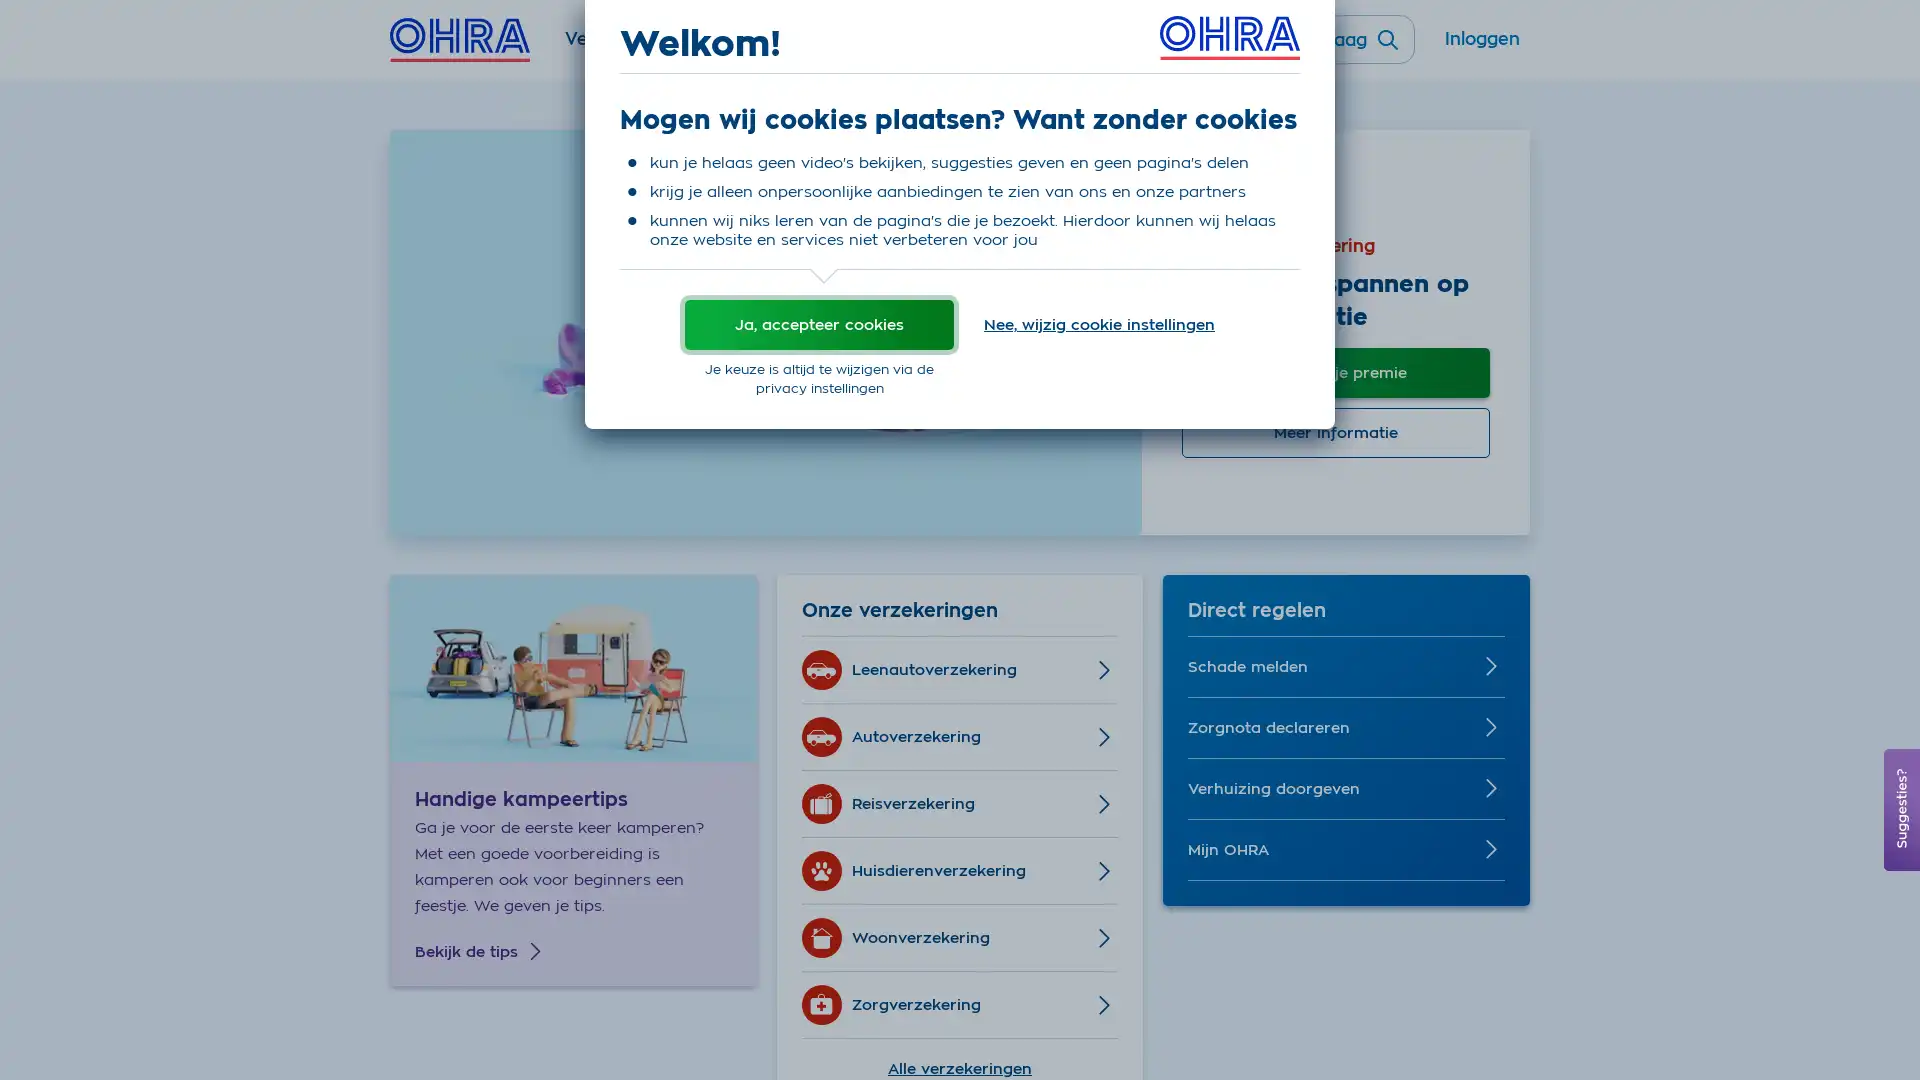 Image resolution: width=1920 pixels, height=1080 pixels. Describe the element at coordinates (819, 323) in the screenshot. I see `Ja, accepteer cookies` at that location.